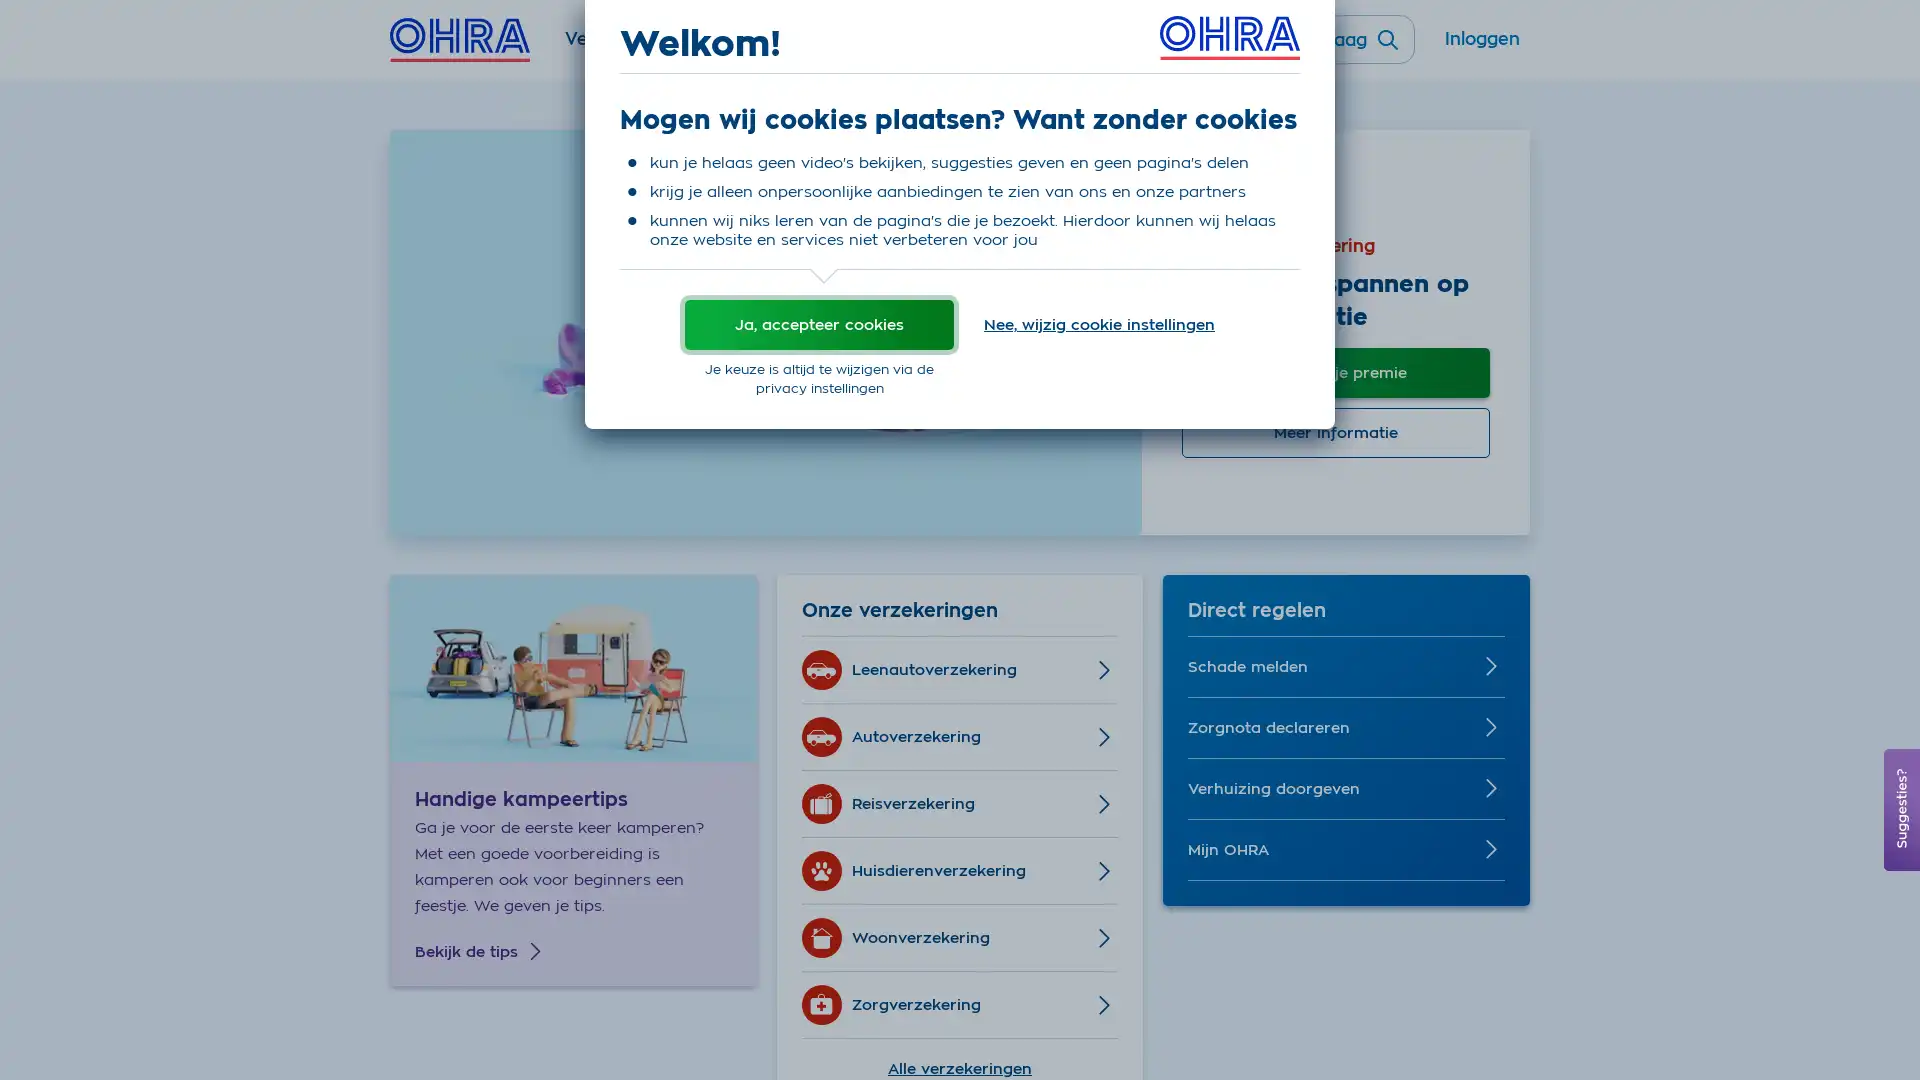 Image resolution: width=1920 pixels, height=1080 pixels. Describe the element at coordinates (819, 323) in the screenshot. I see `Ja, accepteer cookies` at that location.